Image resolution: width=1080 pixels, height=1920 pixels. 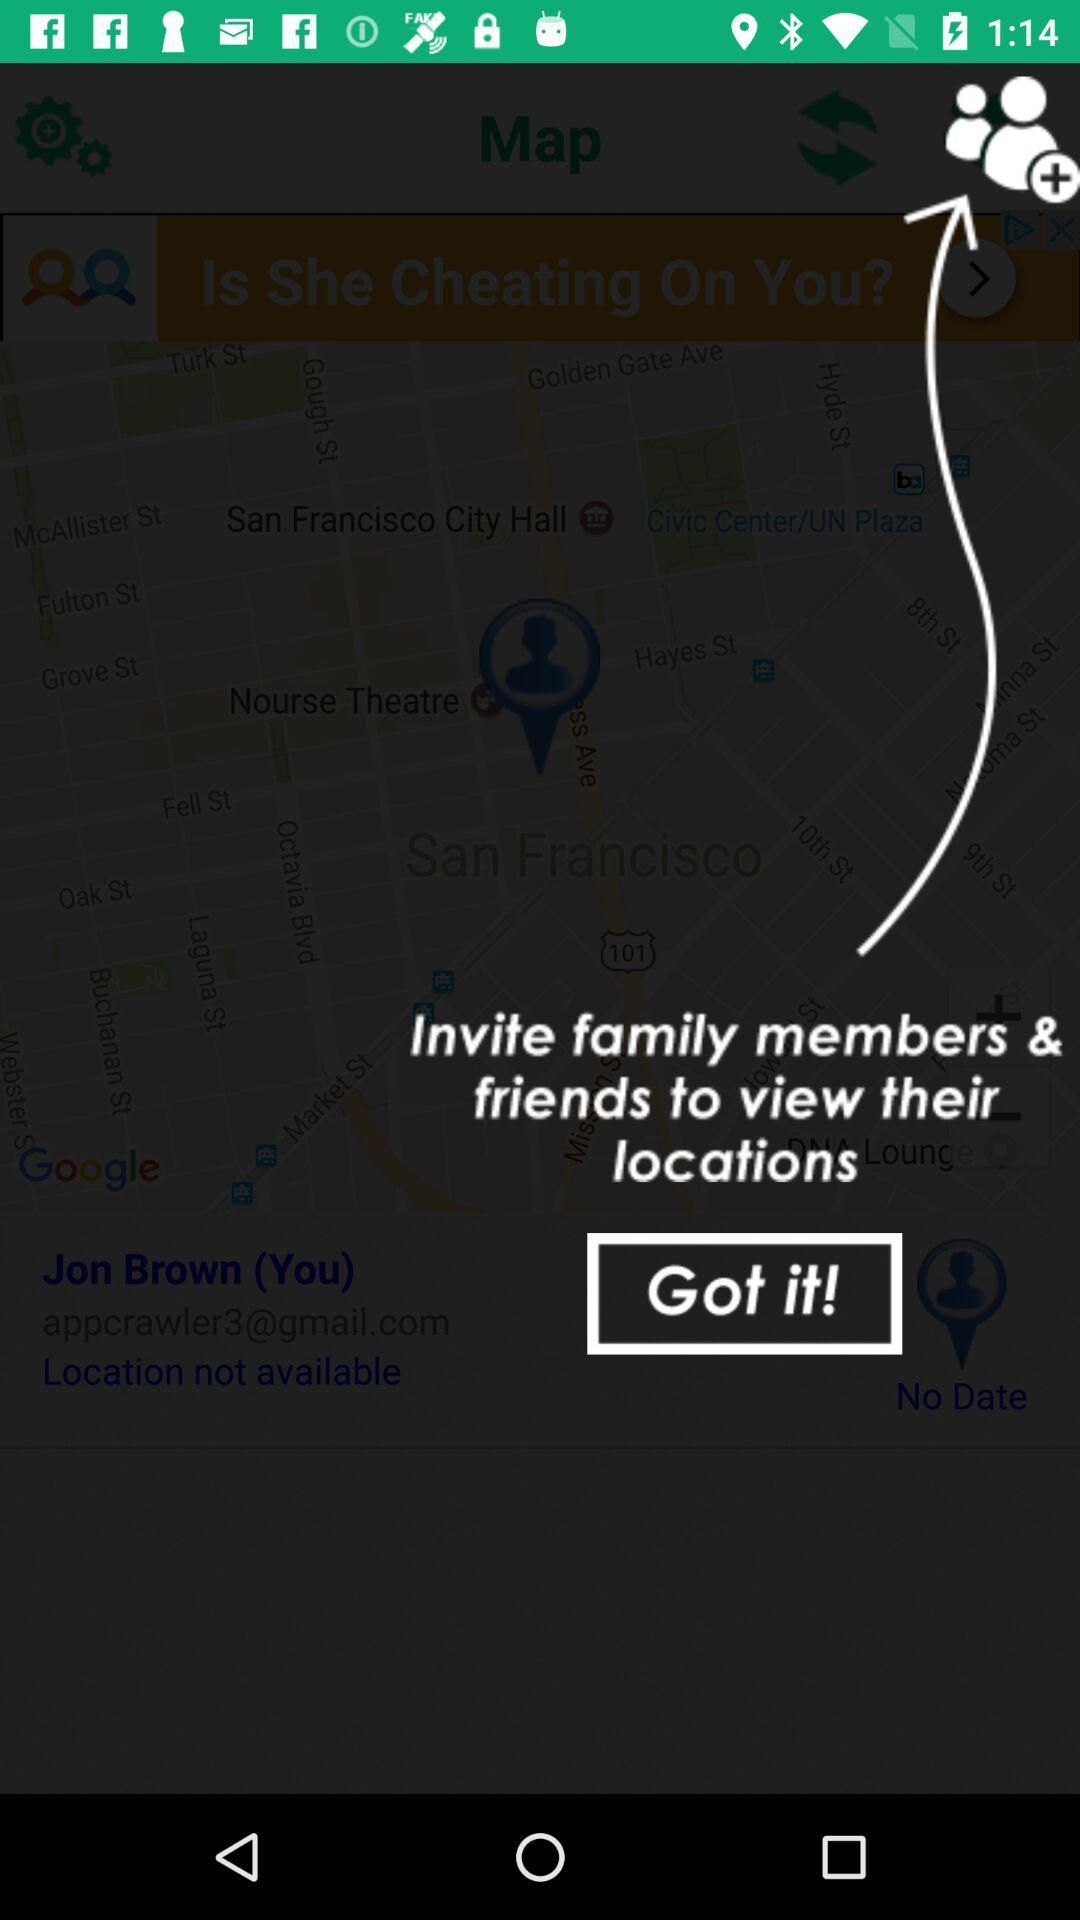 What do you see at coordinates (838, 135) in the screenshot?
I see `the item next to map` at bounding box center [838, 135].